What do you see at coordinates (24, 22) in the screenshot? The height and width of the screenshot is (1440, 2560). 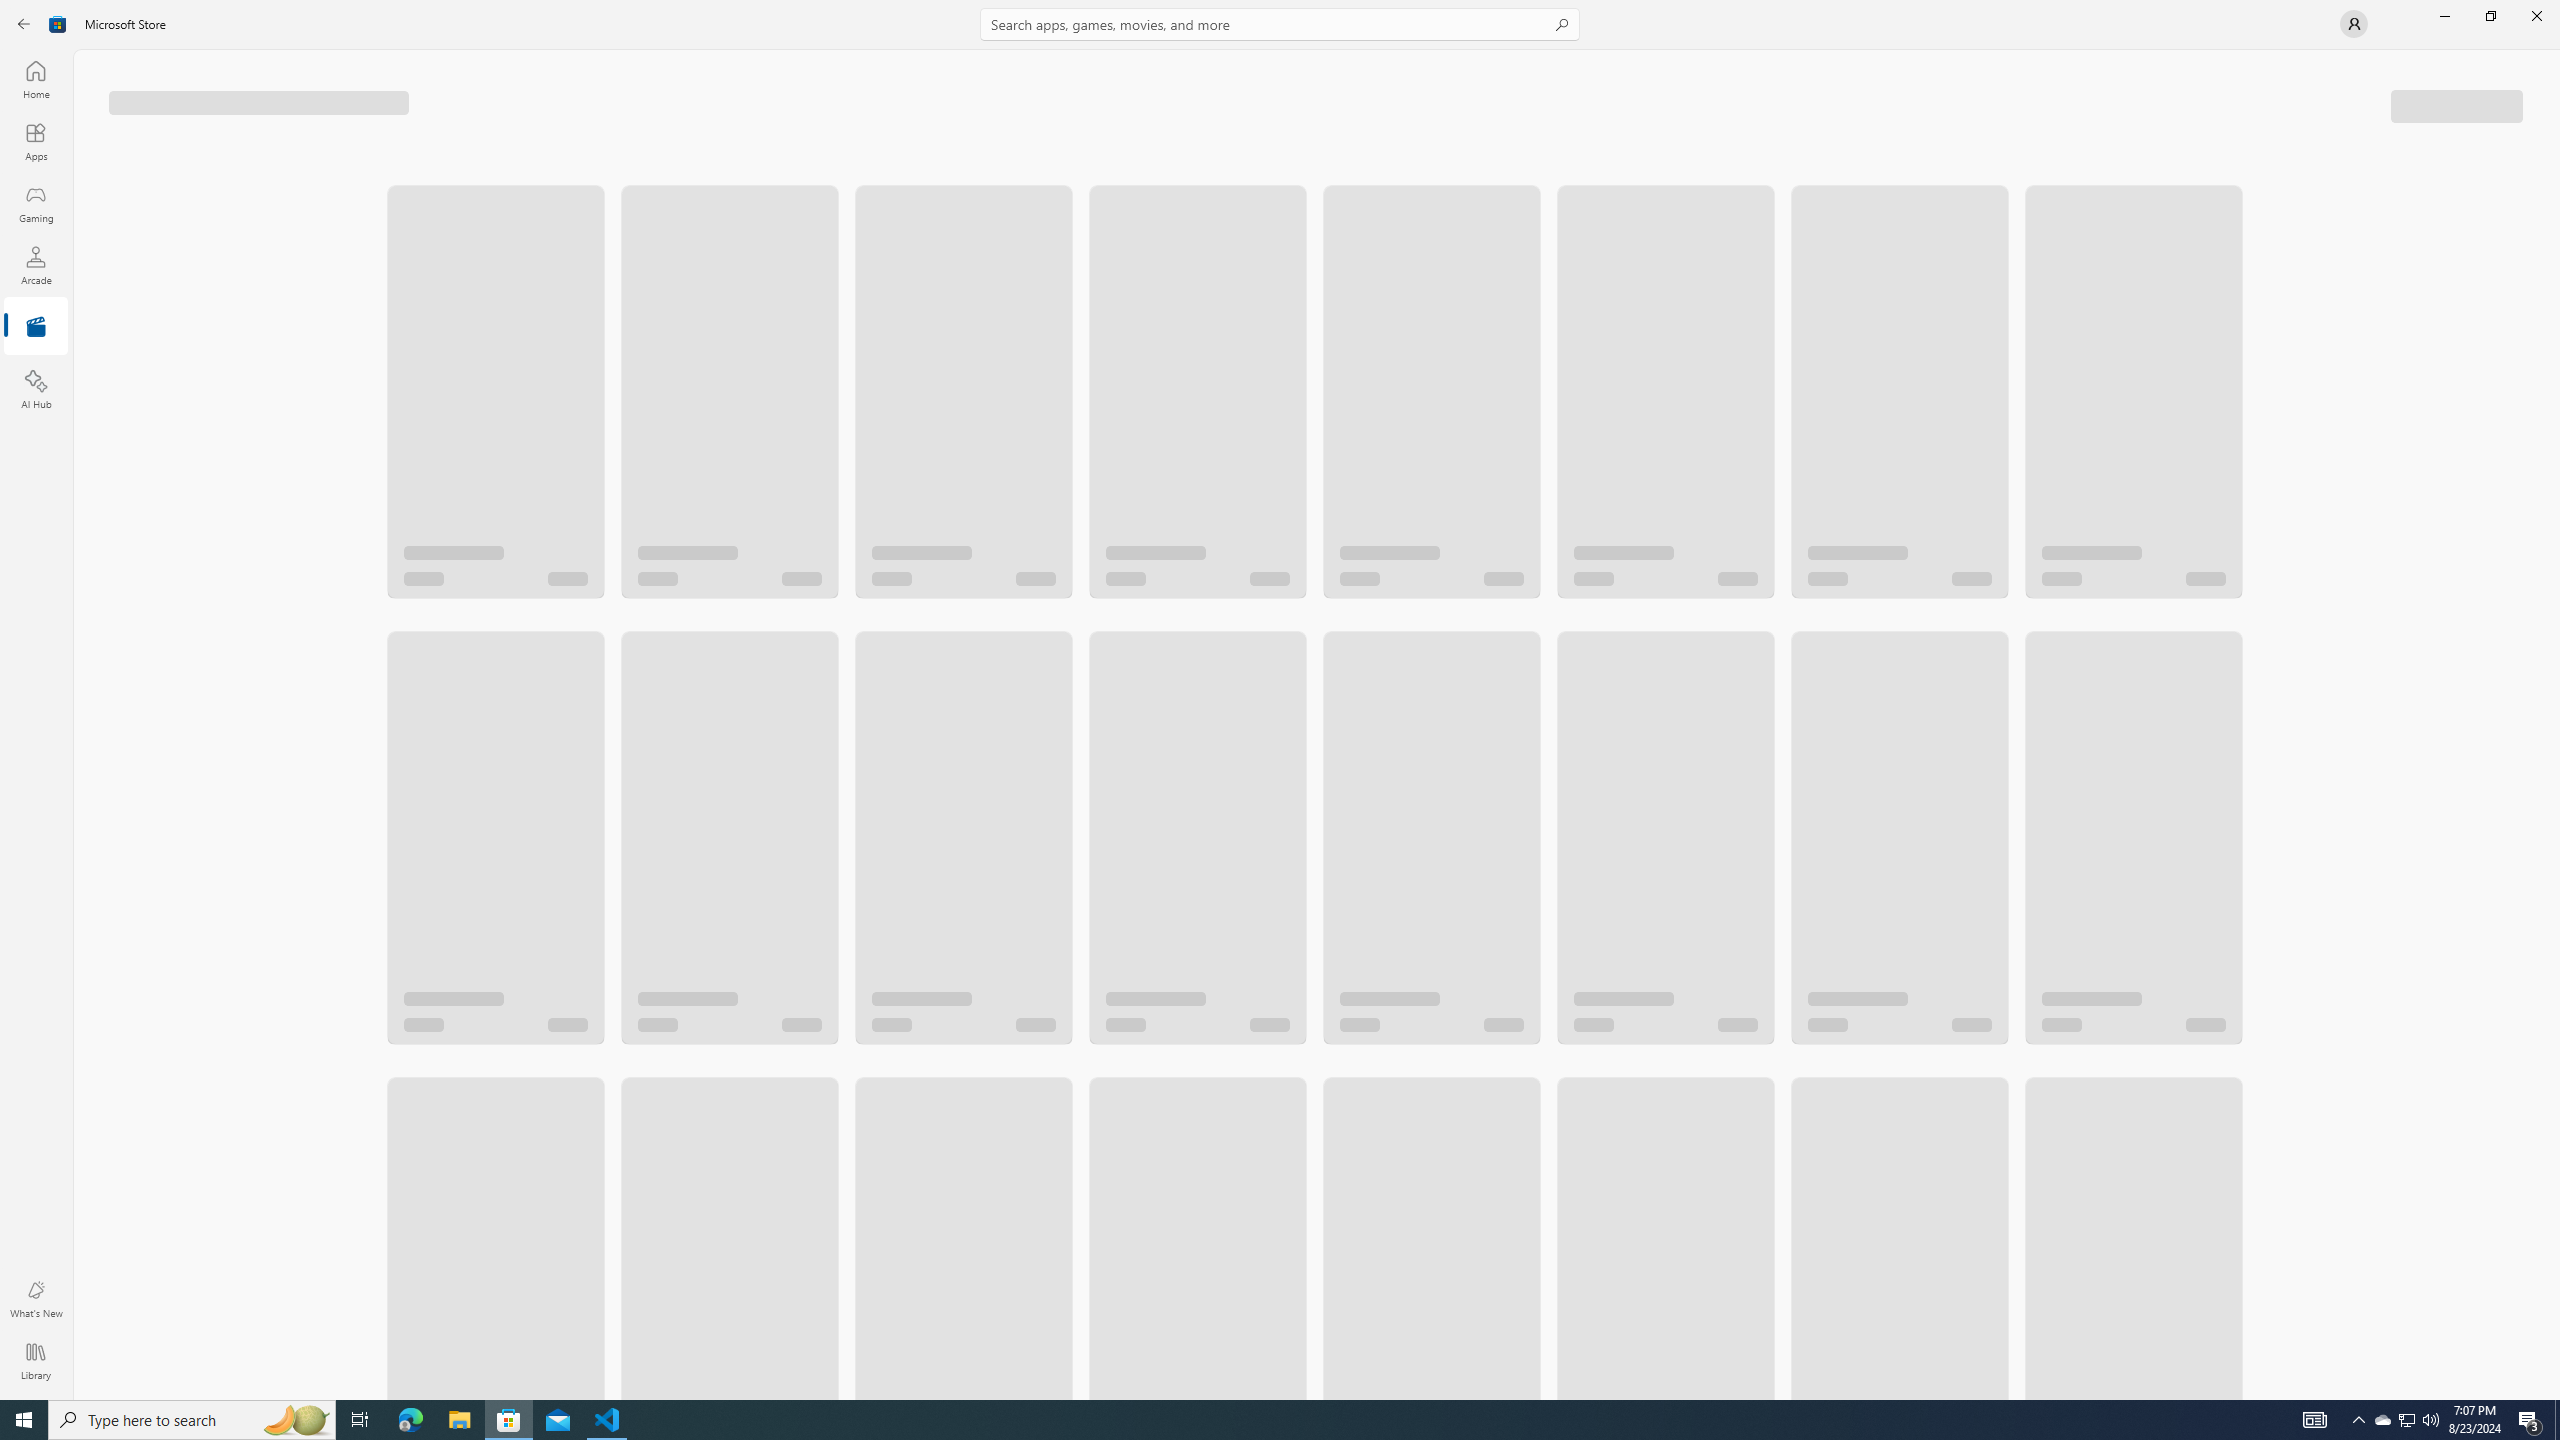 I see `'Back'` at bounding box center [24, 22].